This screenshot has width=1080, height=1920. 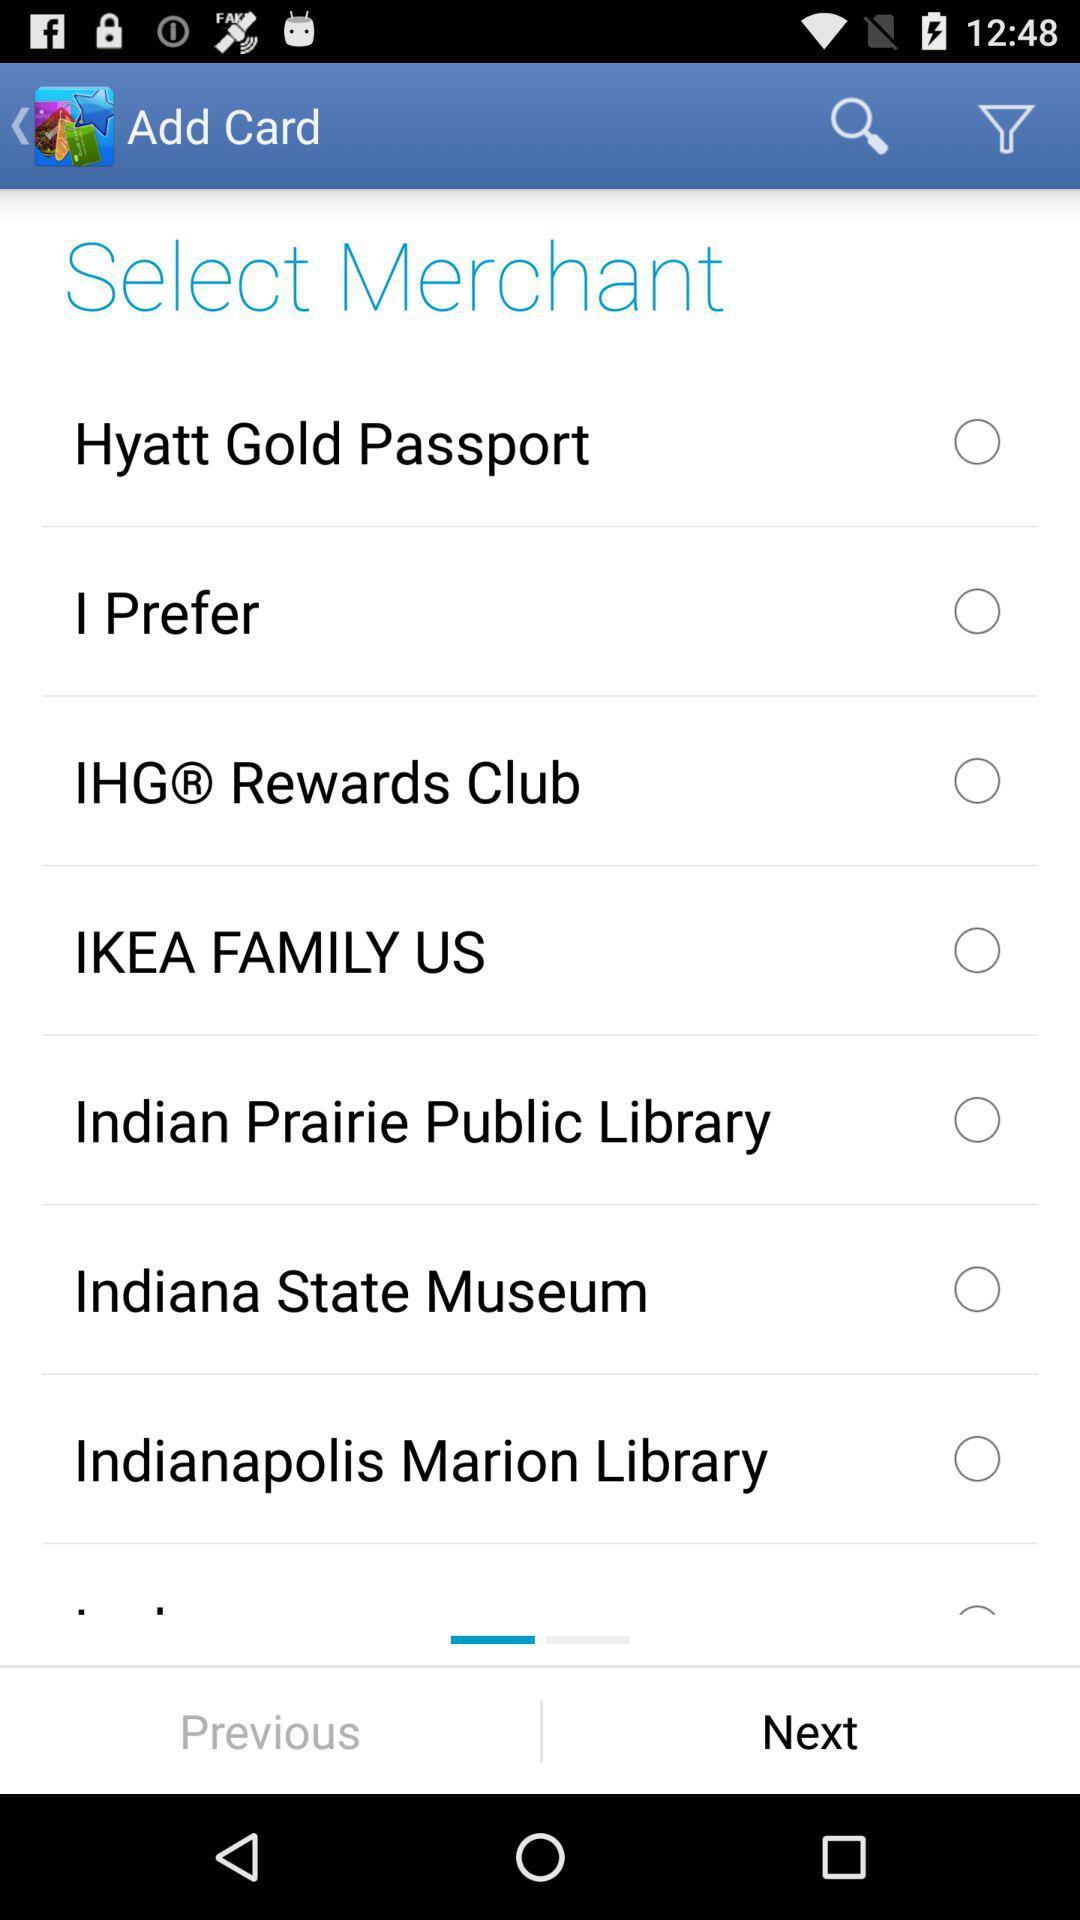 I want to click on icon below the hyatt gold passport, so click(x=540, y=610).